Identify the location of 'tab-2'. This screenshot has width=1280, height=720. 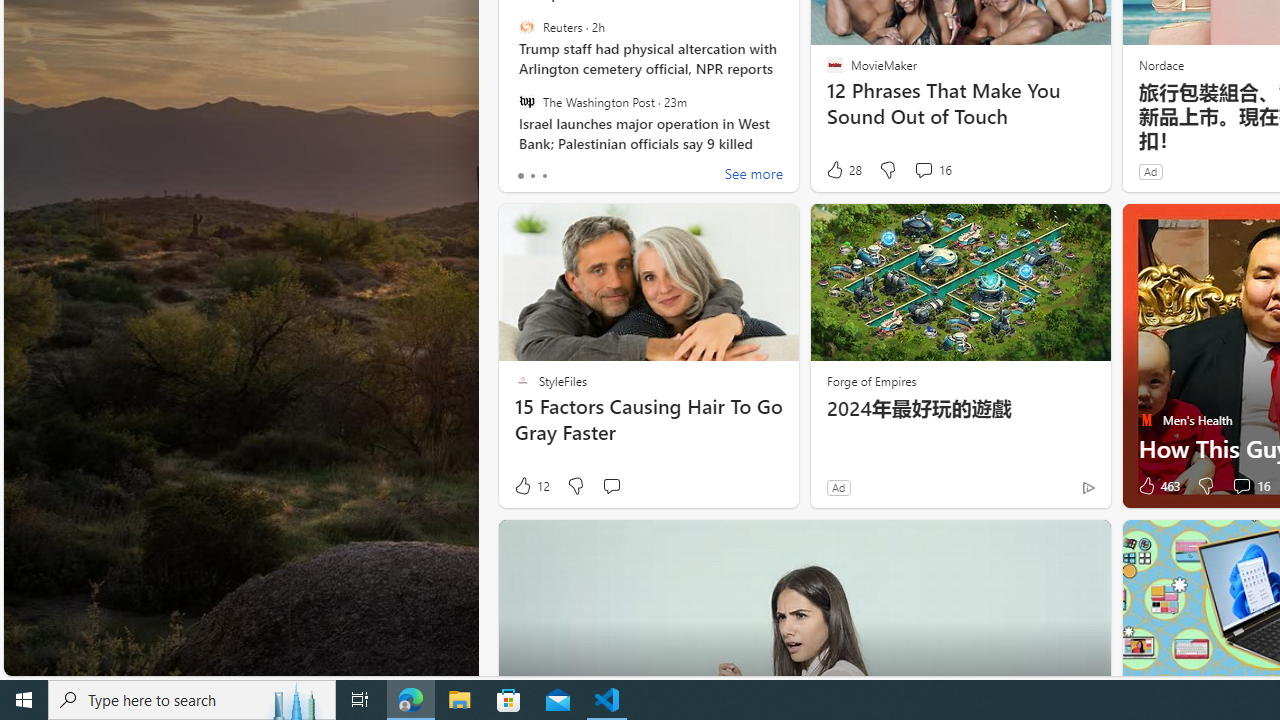
(544, 175).